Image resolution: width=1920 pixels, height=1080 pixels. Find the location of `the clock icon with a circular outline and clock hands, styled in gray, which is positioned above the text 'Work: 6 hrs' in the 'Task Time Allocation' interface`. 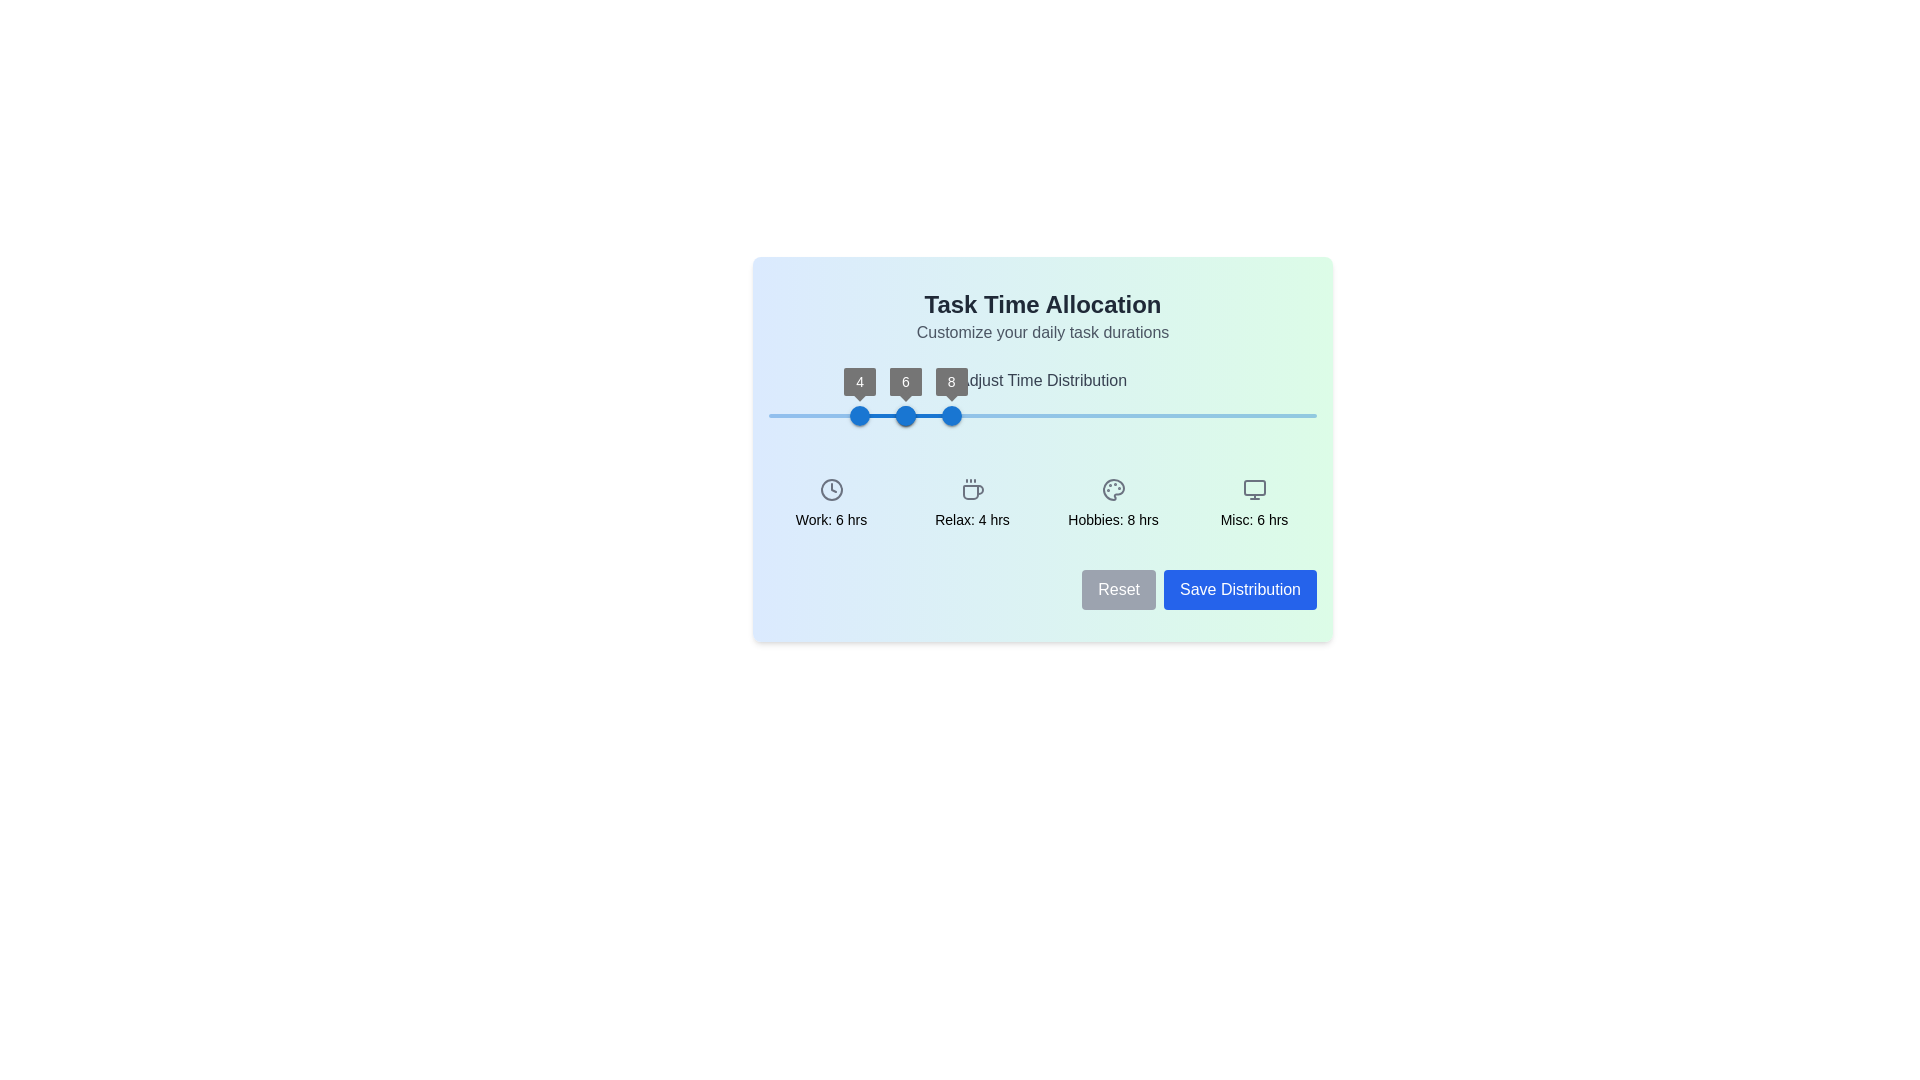

the clock icon with a circular outline and clock hands, styled in gray, which is positioned above the text 'Work: 6 hrs' in the 'Task Time Allocation' interface is located at coordinates (831, 489).